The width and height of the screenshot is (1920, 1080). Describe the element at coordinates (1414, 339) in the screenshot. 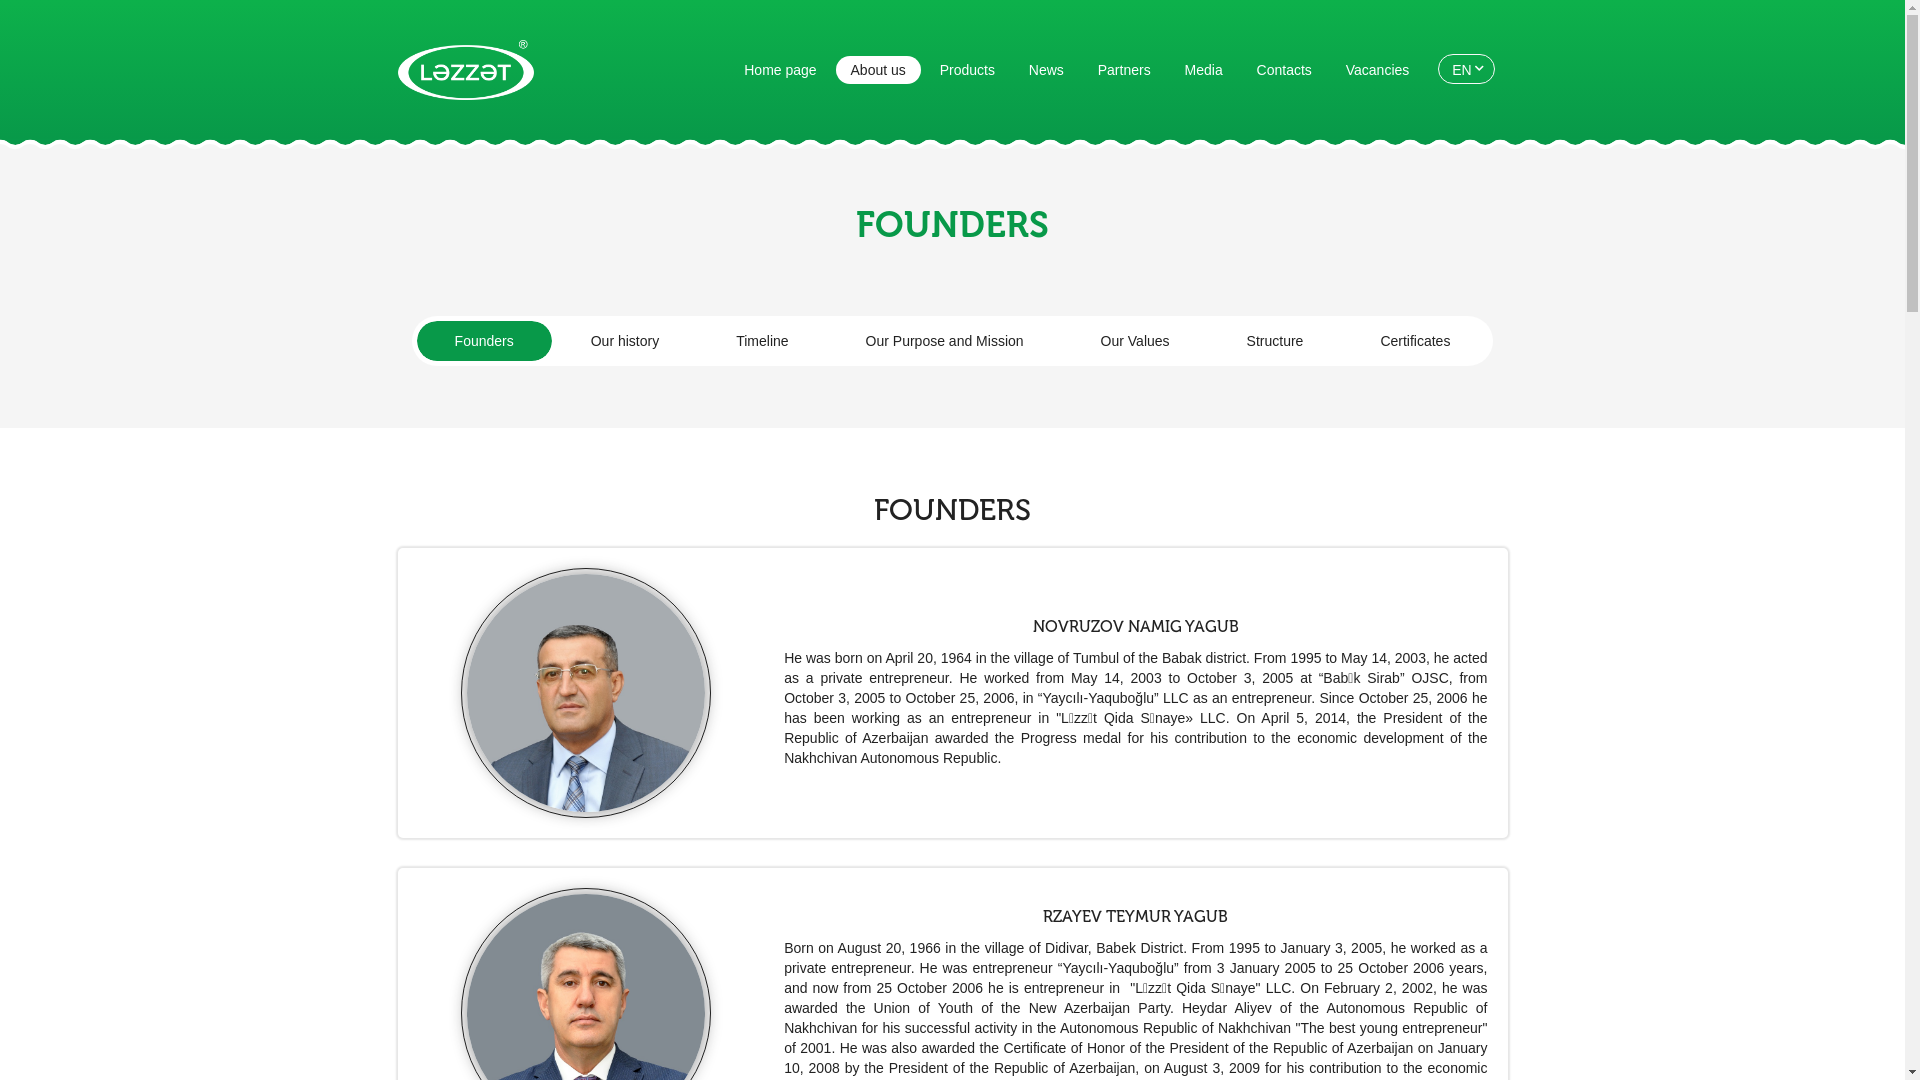

I see `'Certificates'` at that location.